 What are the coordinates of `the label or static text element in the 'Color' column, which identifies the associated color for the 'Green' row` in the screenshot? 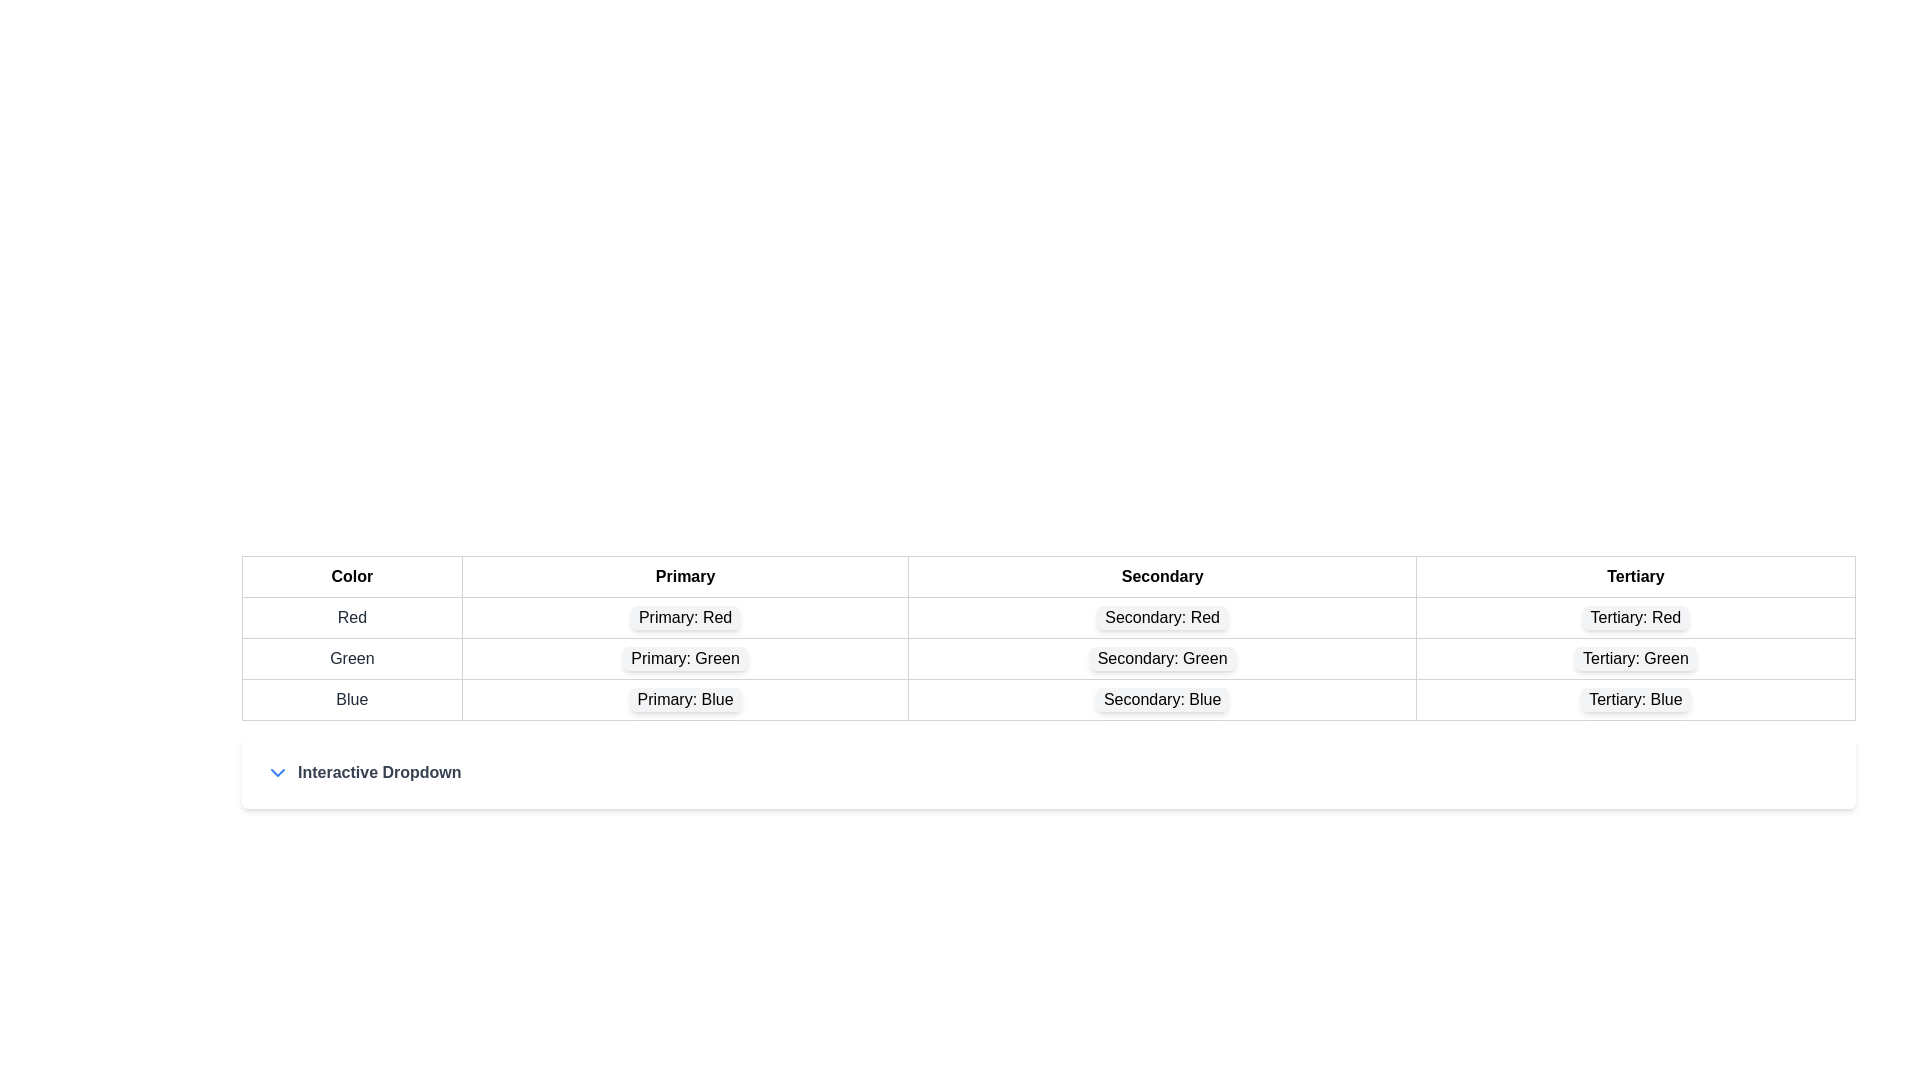 It's located at (352, 616).